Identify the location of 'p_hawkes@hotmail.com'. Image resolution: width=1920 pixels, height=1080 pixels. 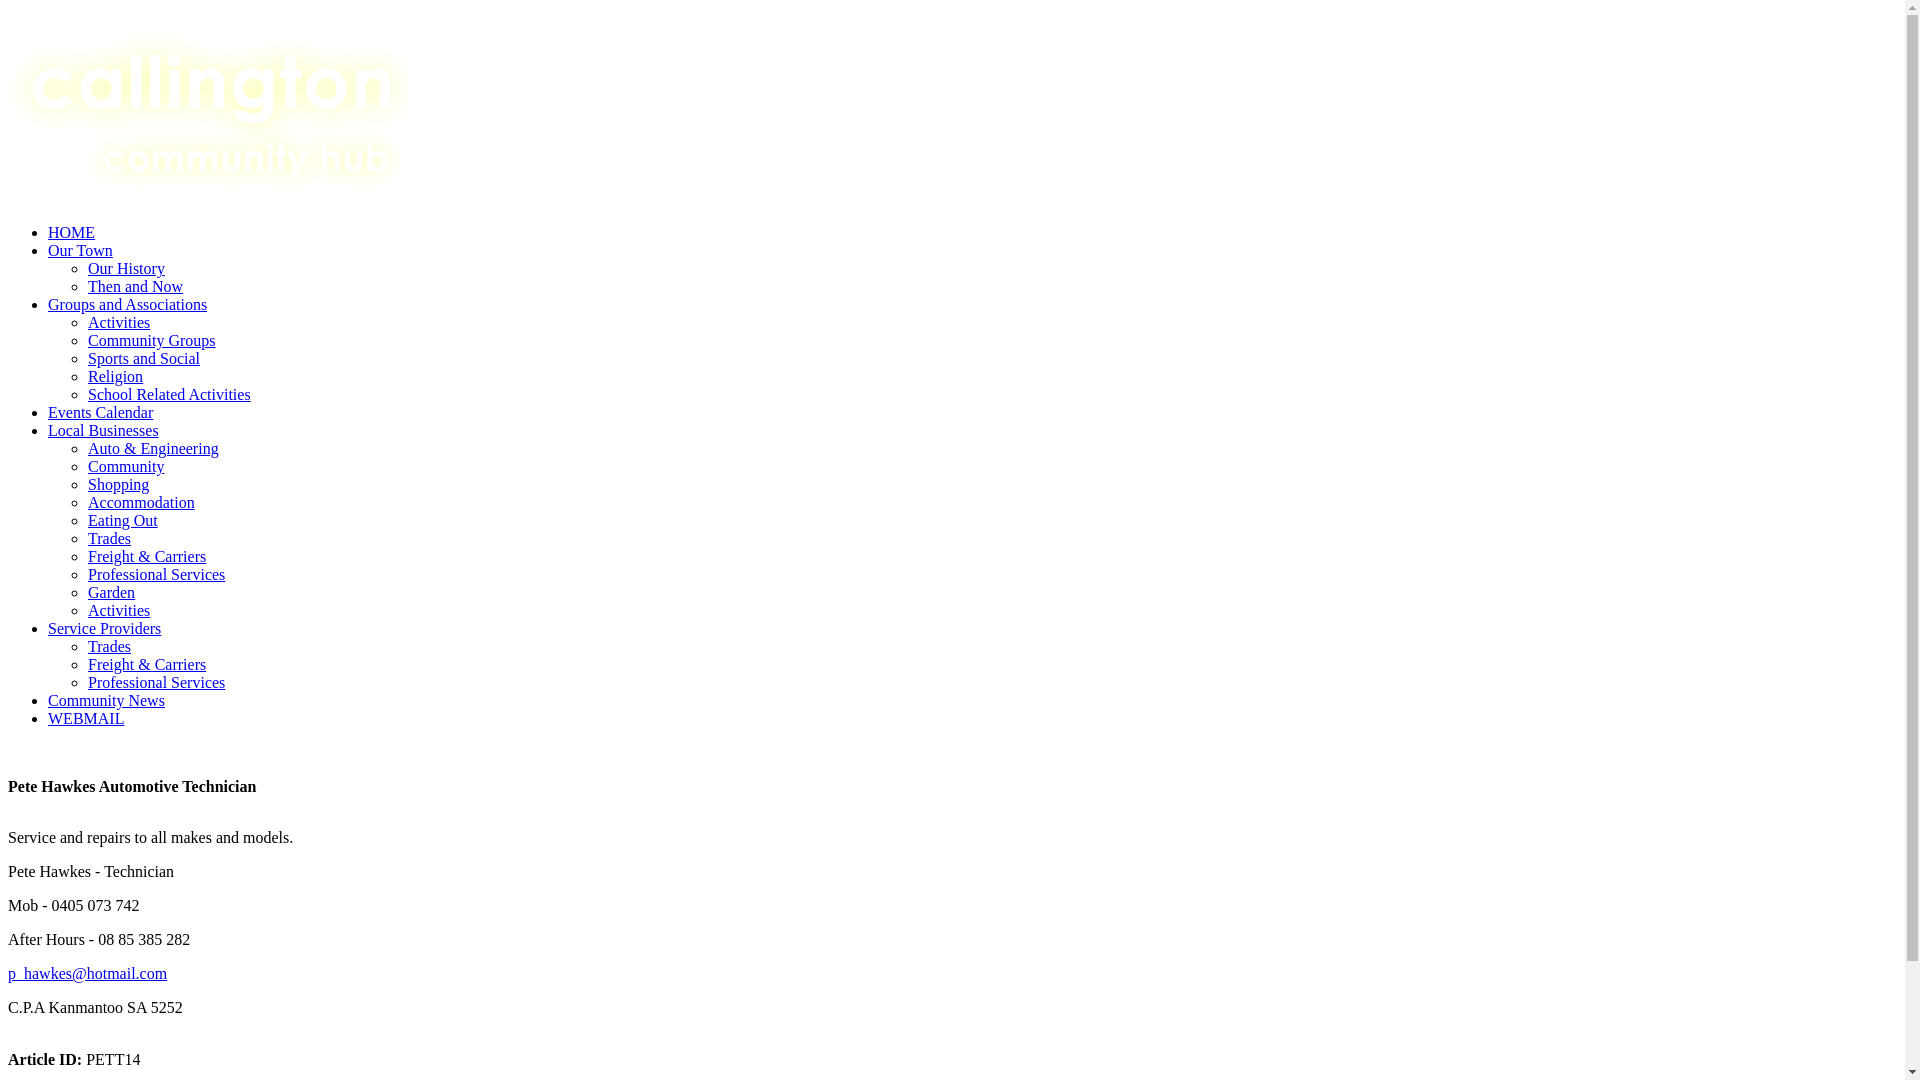
(8, 972).